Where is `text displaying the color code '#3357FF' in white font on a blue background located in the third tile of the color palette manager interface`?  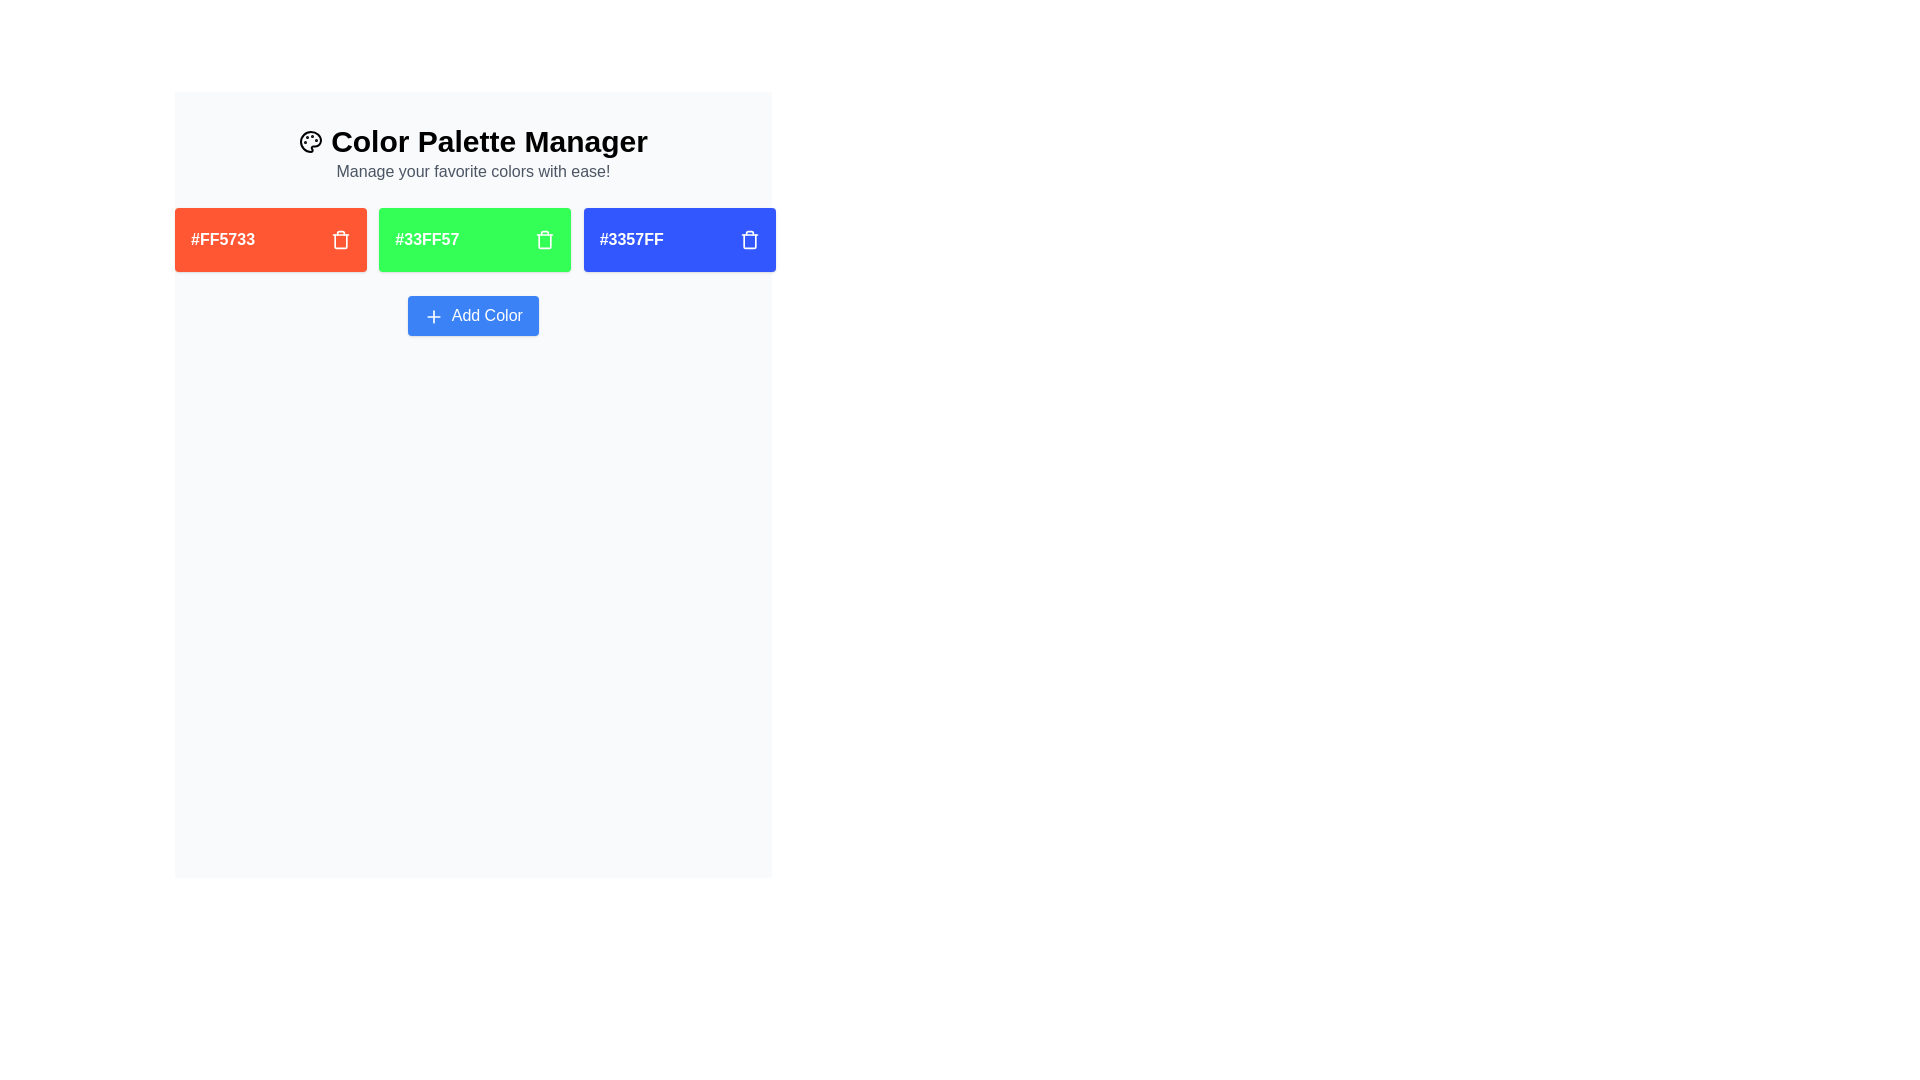 text displaying the color code '#3357FF' in white font on a blue background located in the third tile of the color palette manager interface is located at coordinates (630, 238).